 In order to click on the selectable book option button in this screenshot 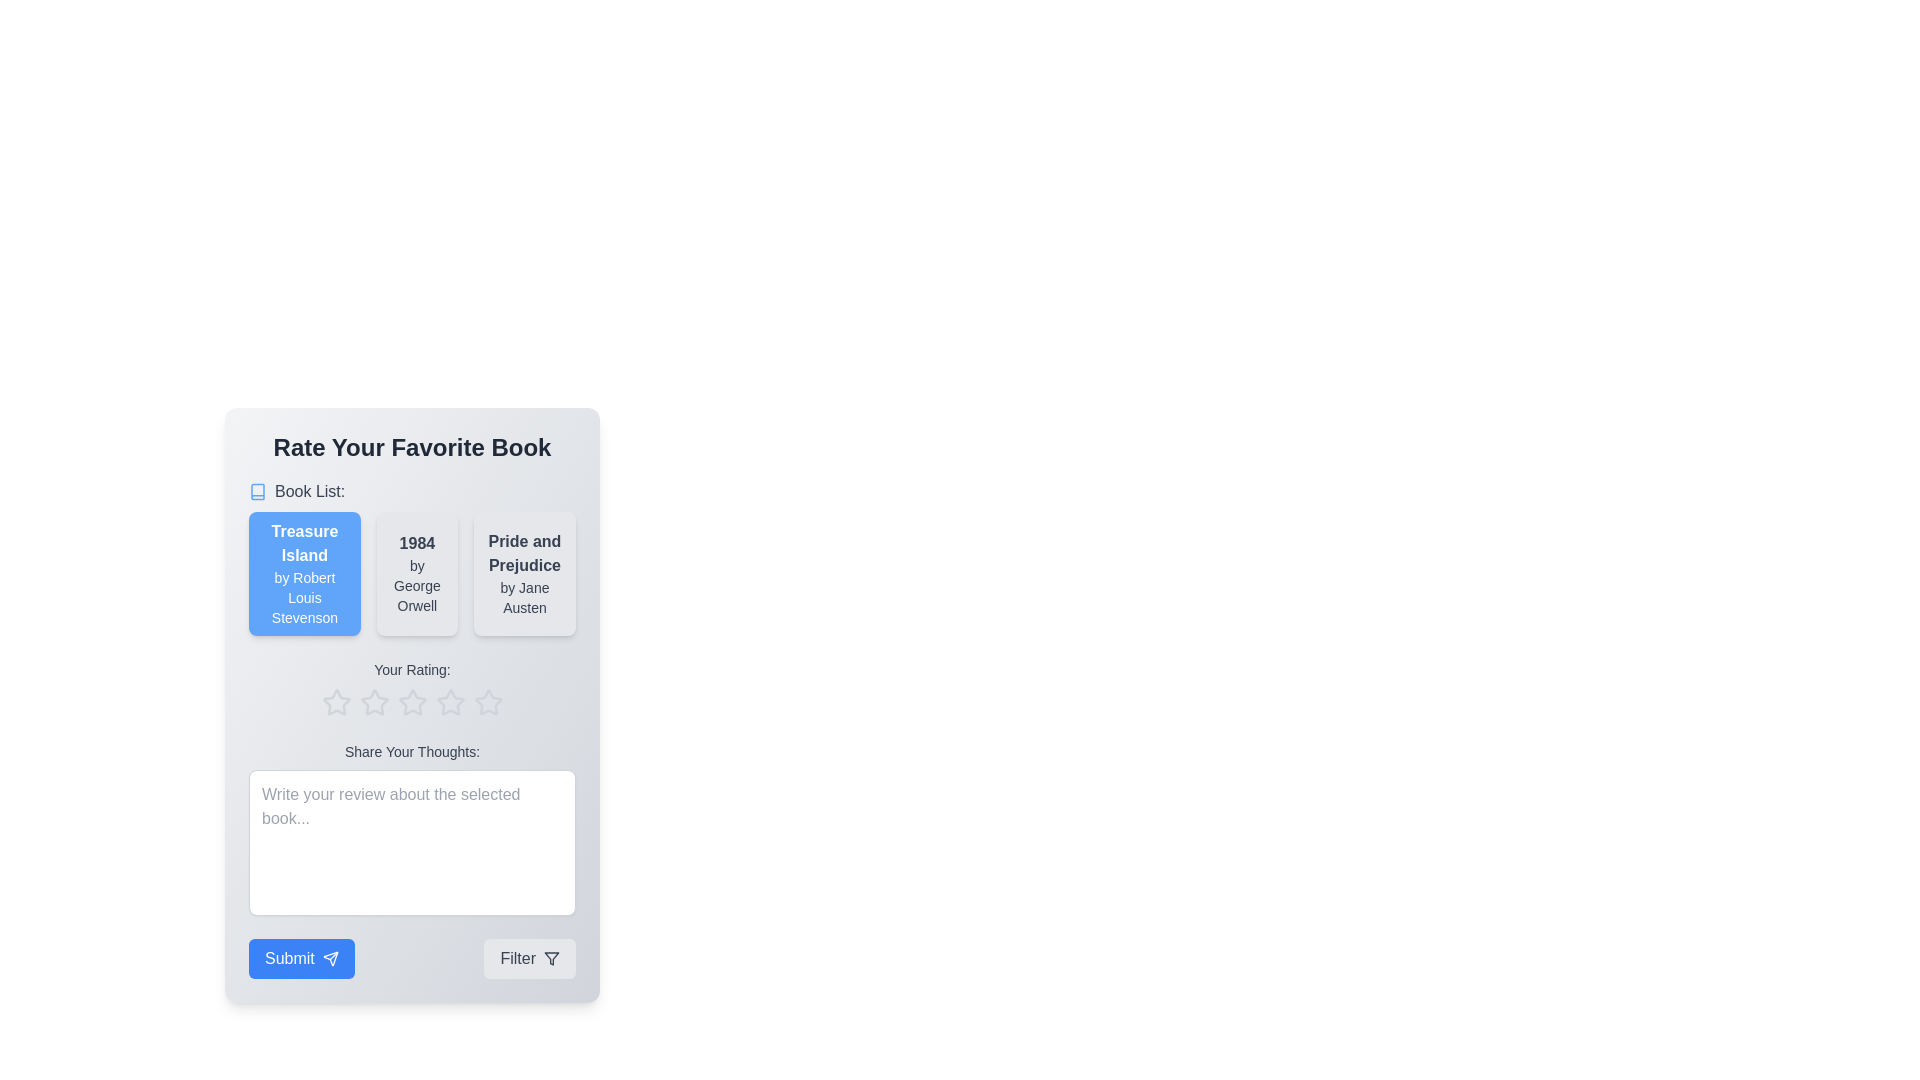, I will do `click(524, 574)`.